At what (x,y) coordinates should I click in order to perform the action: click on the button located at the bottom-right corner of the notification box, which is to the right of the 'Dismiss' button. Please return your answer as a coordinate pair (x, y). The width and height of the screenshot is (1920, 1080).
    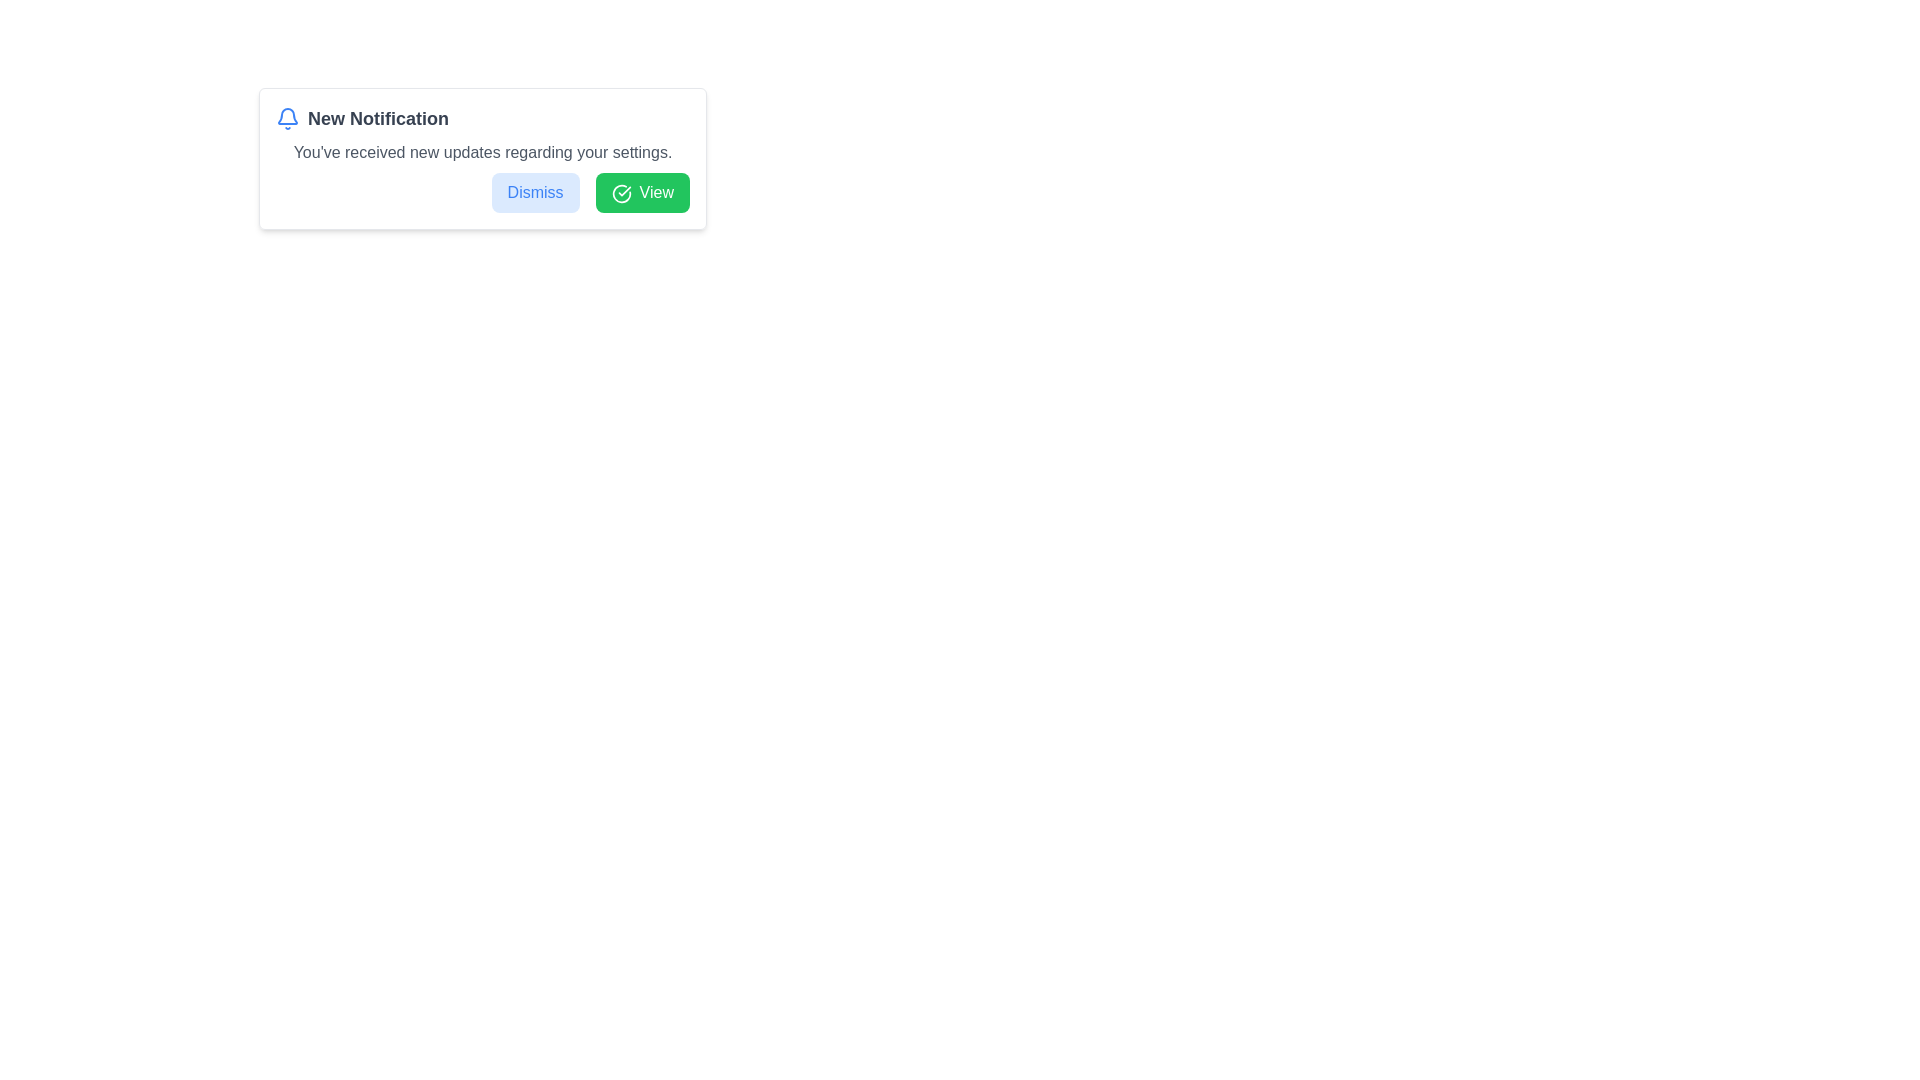
    Looking at the image, I should click on (642, 192).